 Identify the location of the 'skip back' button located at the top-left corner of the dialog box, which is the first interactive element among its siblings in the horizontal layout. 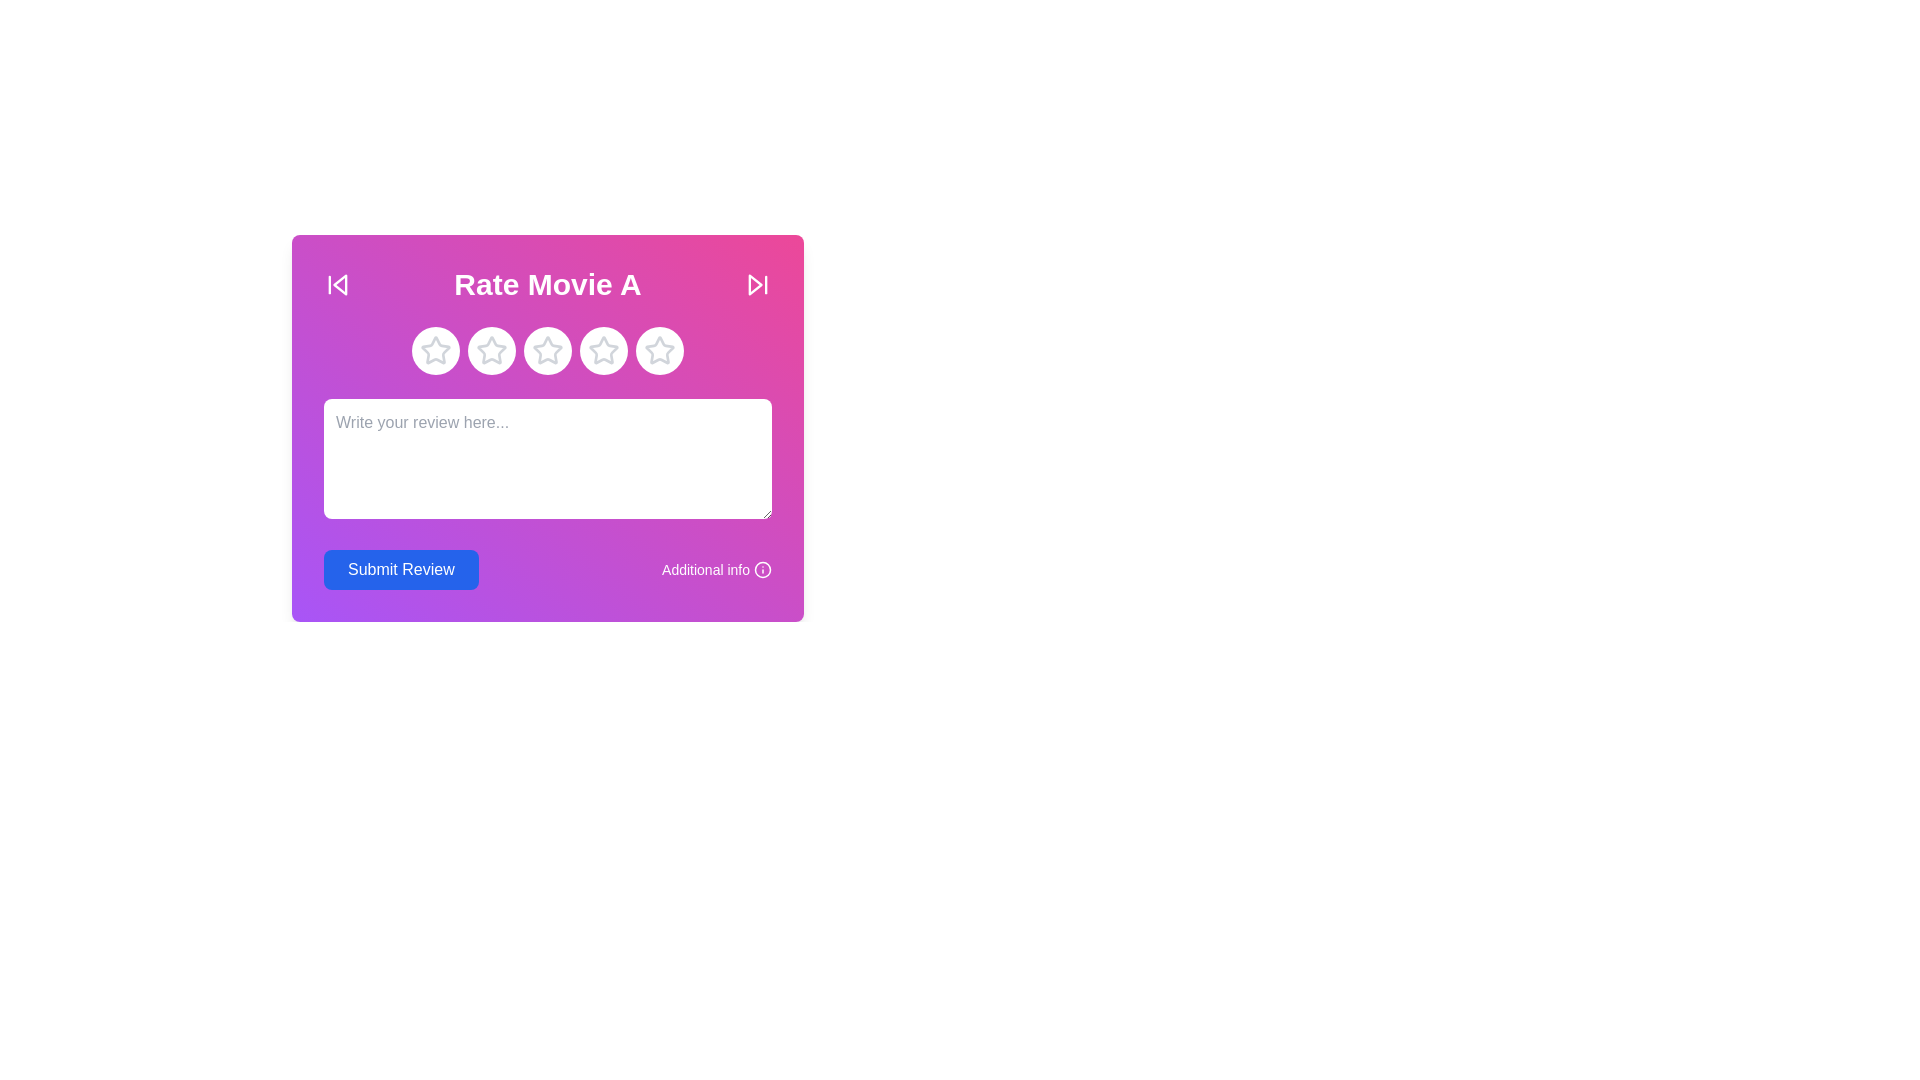
(337, 285).